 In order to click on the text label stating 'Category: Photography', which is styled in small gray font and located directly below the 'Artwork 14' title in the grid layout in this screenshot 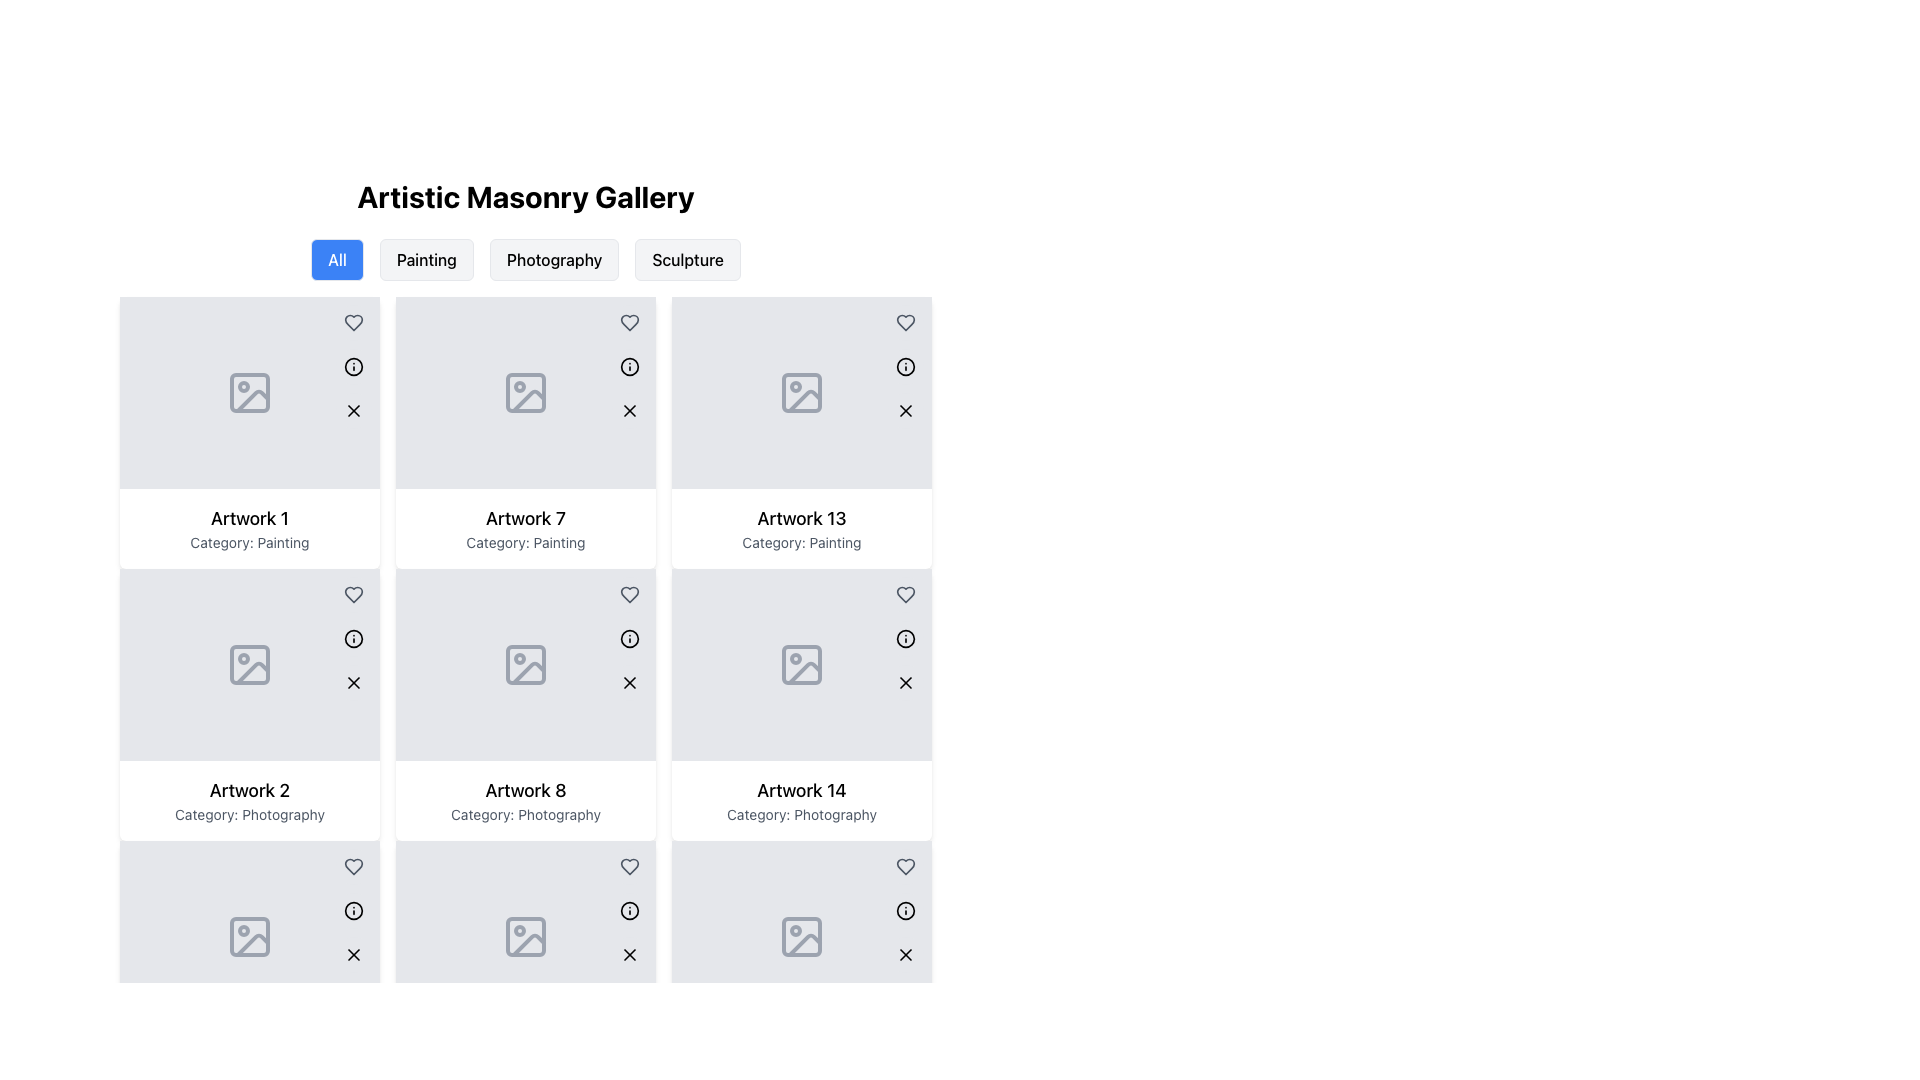, I will do `click(801, 814)`.